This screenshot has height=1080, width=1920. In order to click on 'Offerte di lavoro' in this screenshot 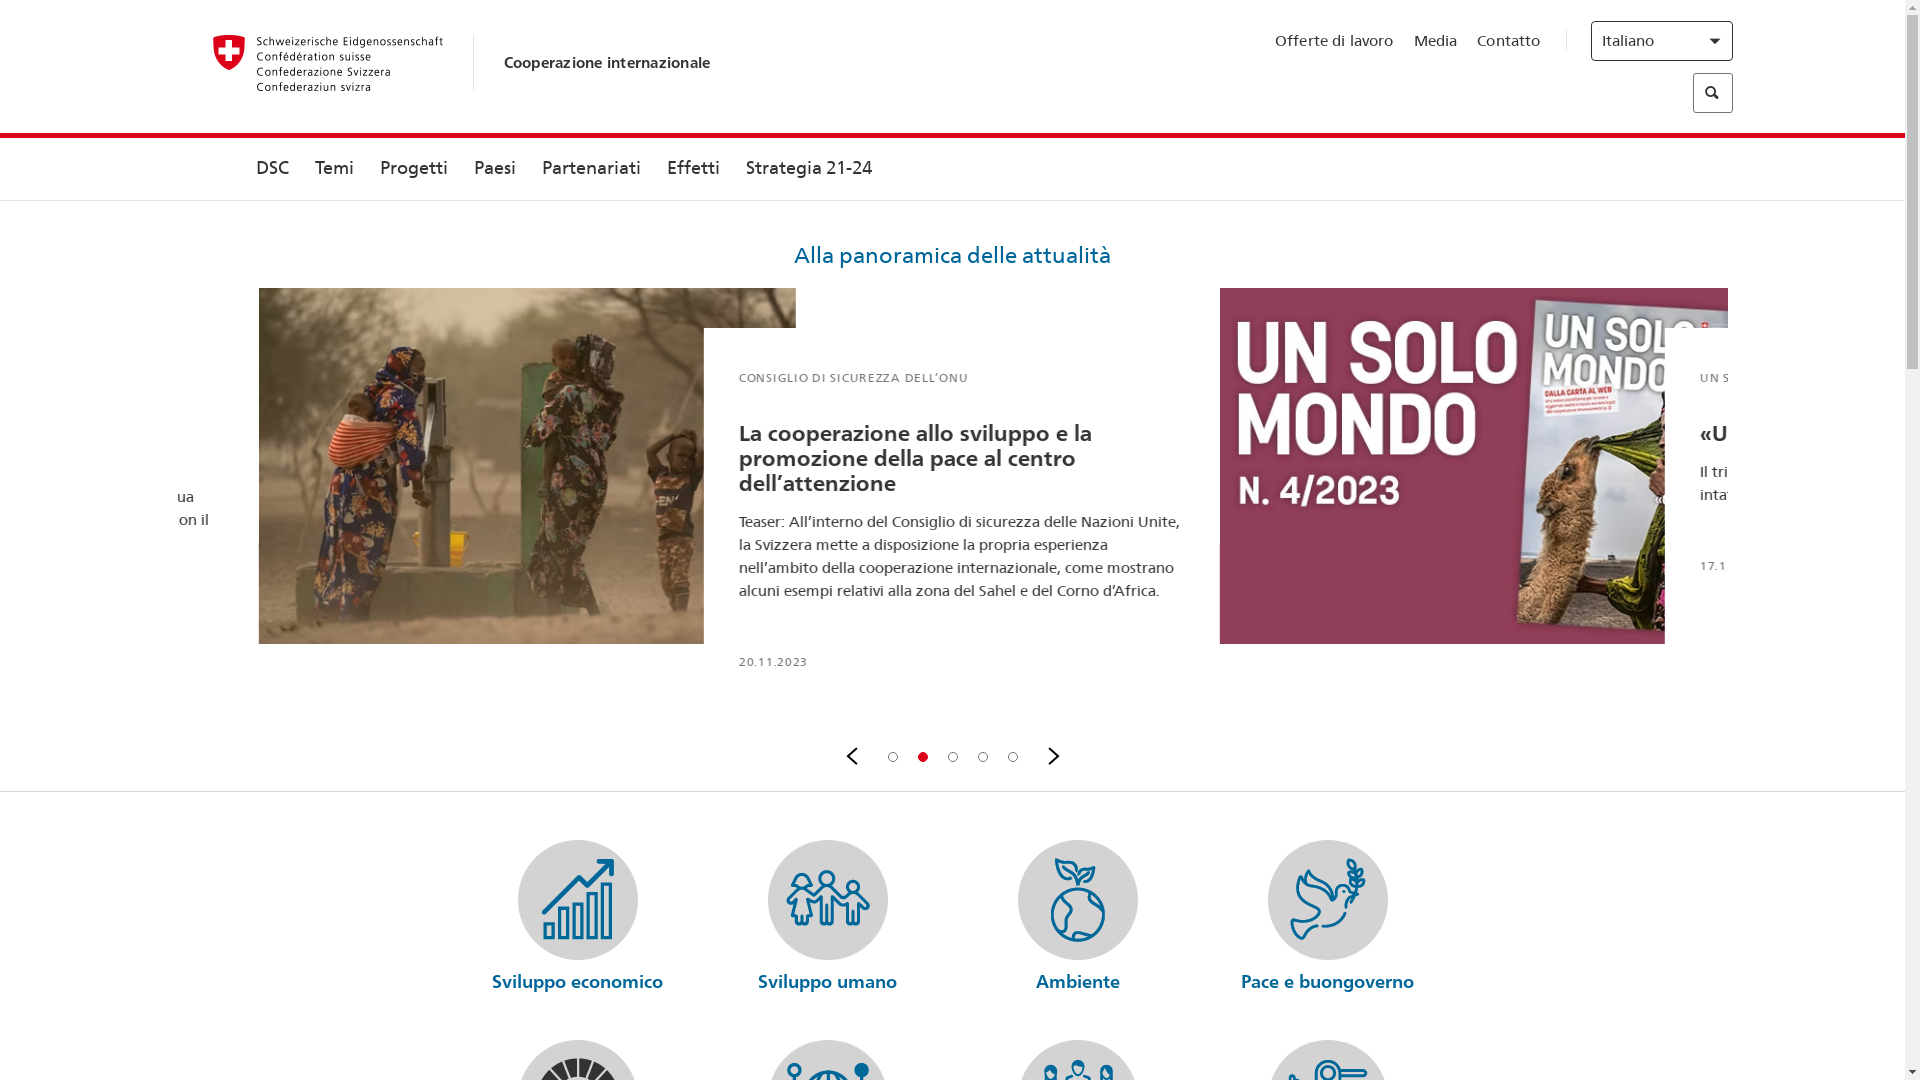, I will do `click(1334, 41)`.